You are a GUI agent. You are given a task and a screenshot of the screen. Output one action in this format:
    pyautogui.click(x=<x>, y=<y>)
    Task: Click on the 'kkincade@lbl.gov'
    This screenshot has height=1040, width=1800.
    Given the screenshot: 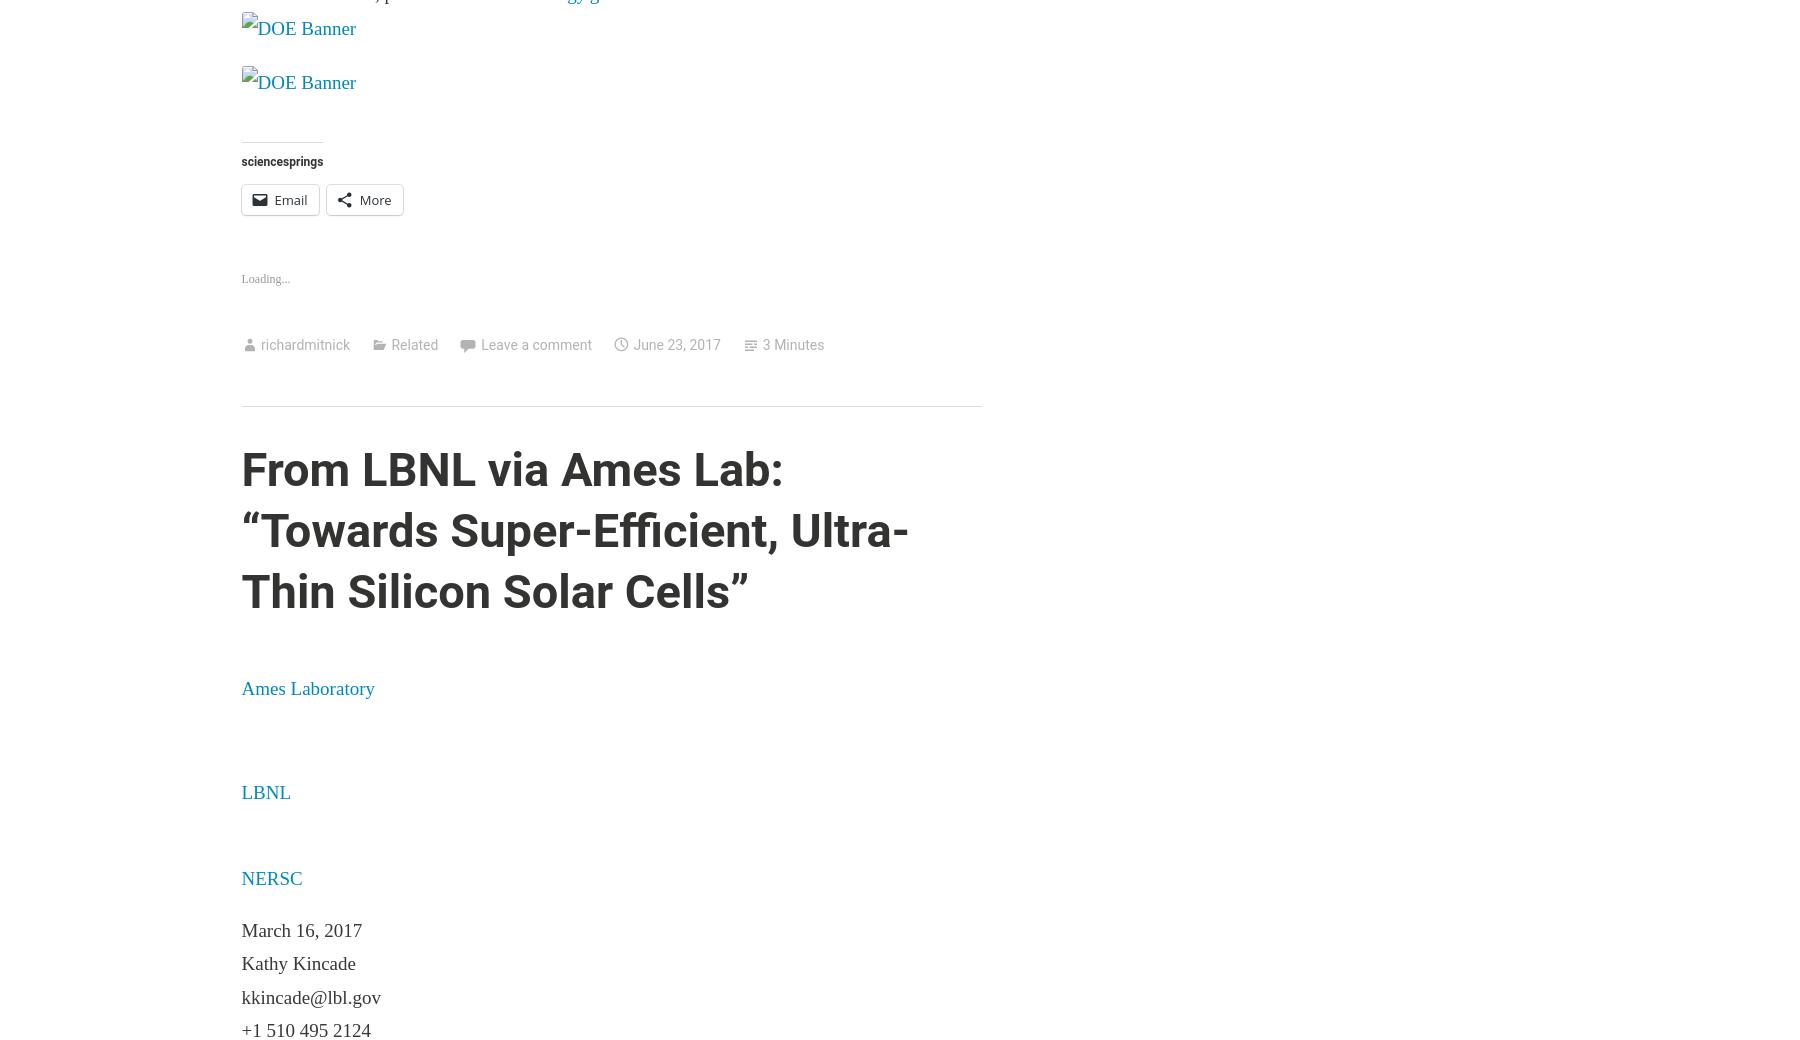 What is the action you would take?
    pyautogui.click(x=309, y=996)
    